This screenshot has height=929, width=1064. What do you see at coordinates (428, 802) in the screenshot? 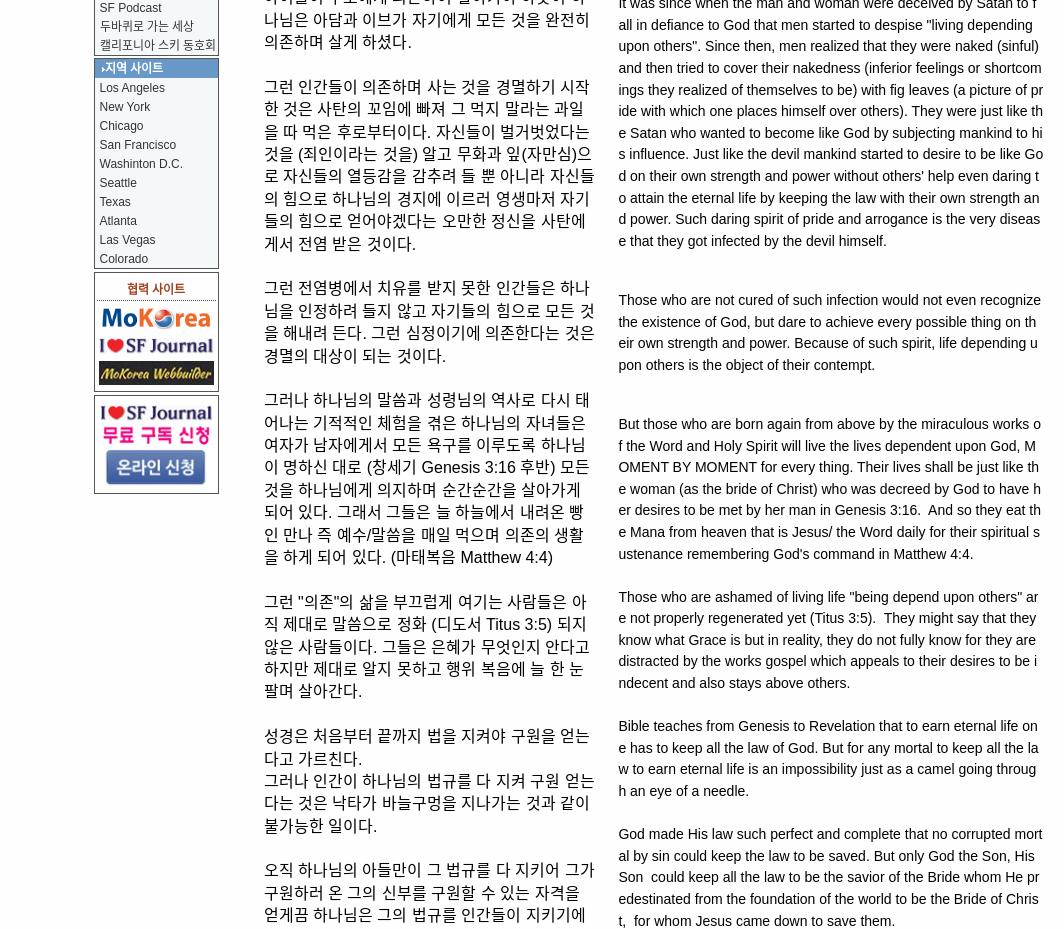
I see `'그러나 인간이 하나님의 법규를 다 지켜 구원 얻는다는 것은 낙타가 										바늘구멍을 지나가는 것과 같이 불가능한 일이다.'` at bounding box center [428, 802].